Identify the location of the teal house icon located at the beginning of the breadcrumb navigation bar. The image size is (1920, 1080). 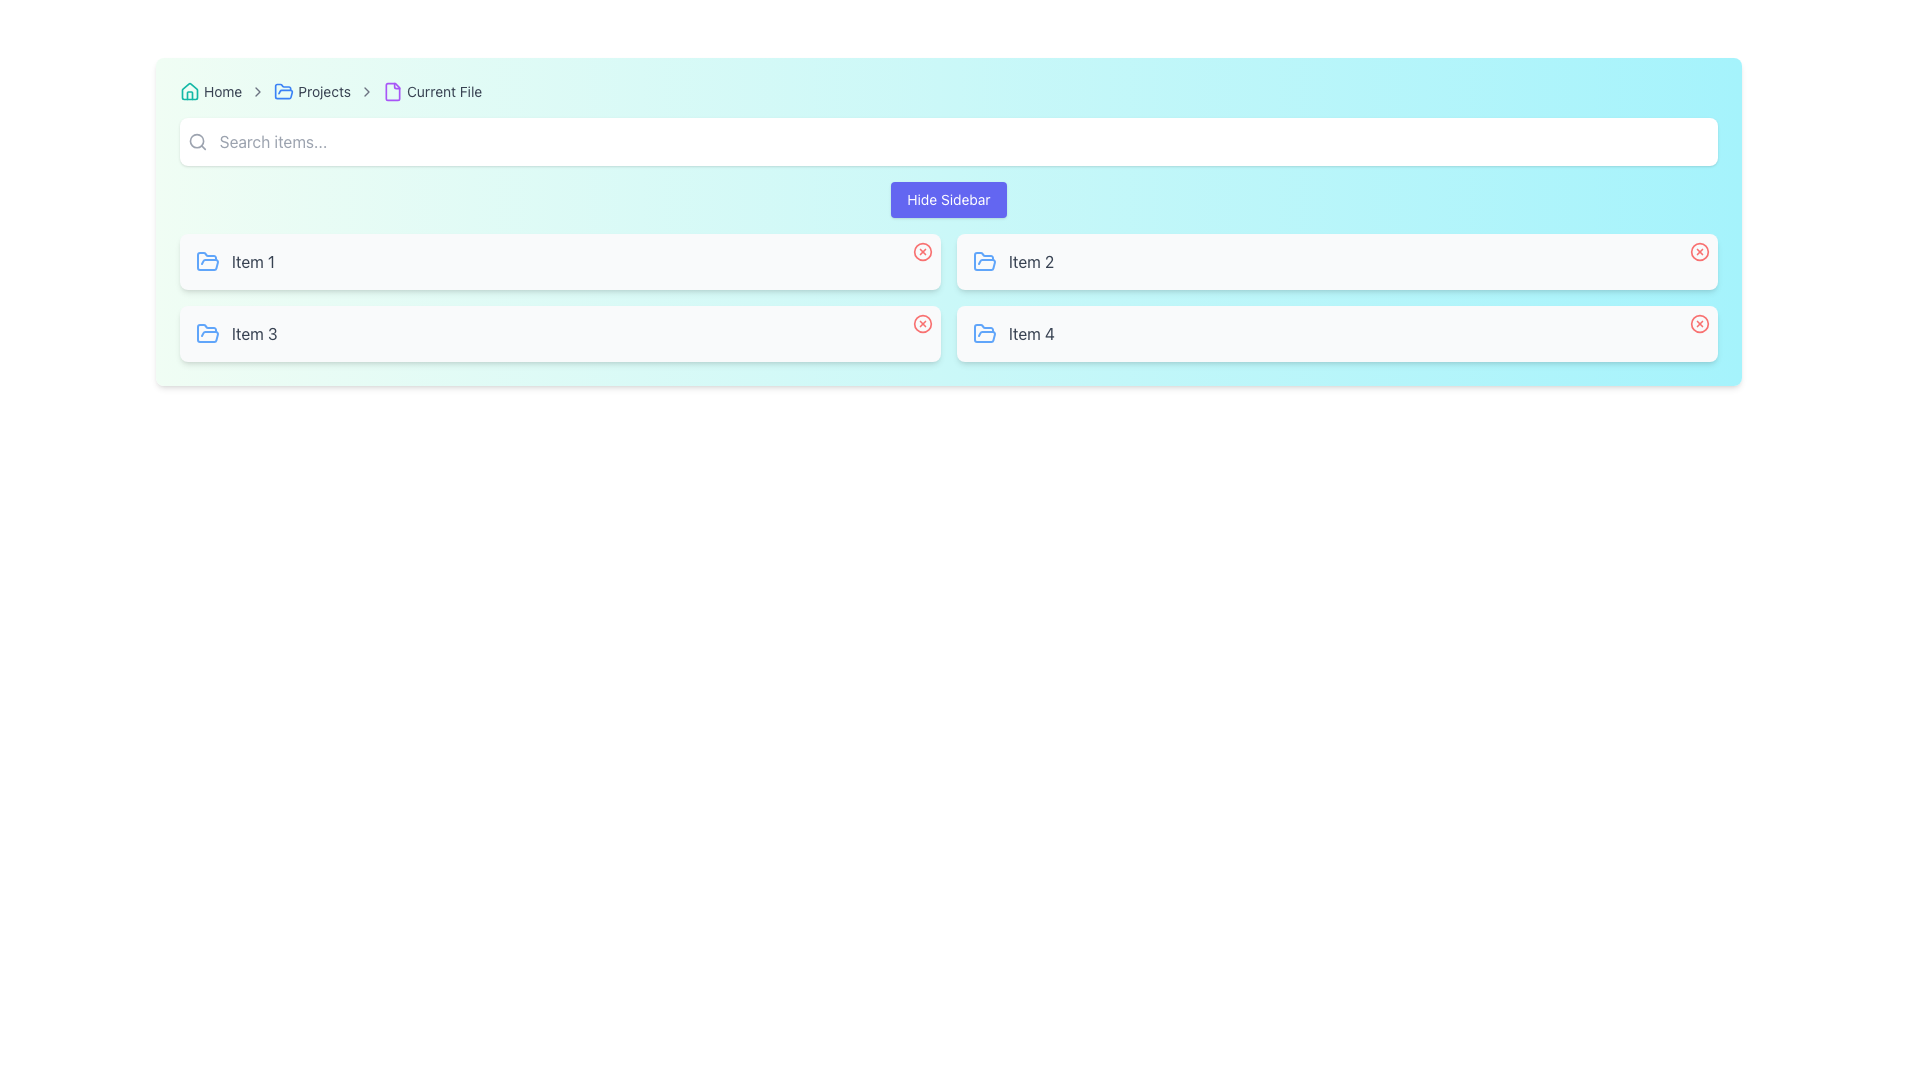
(190, 92).